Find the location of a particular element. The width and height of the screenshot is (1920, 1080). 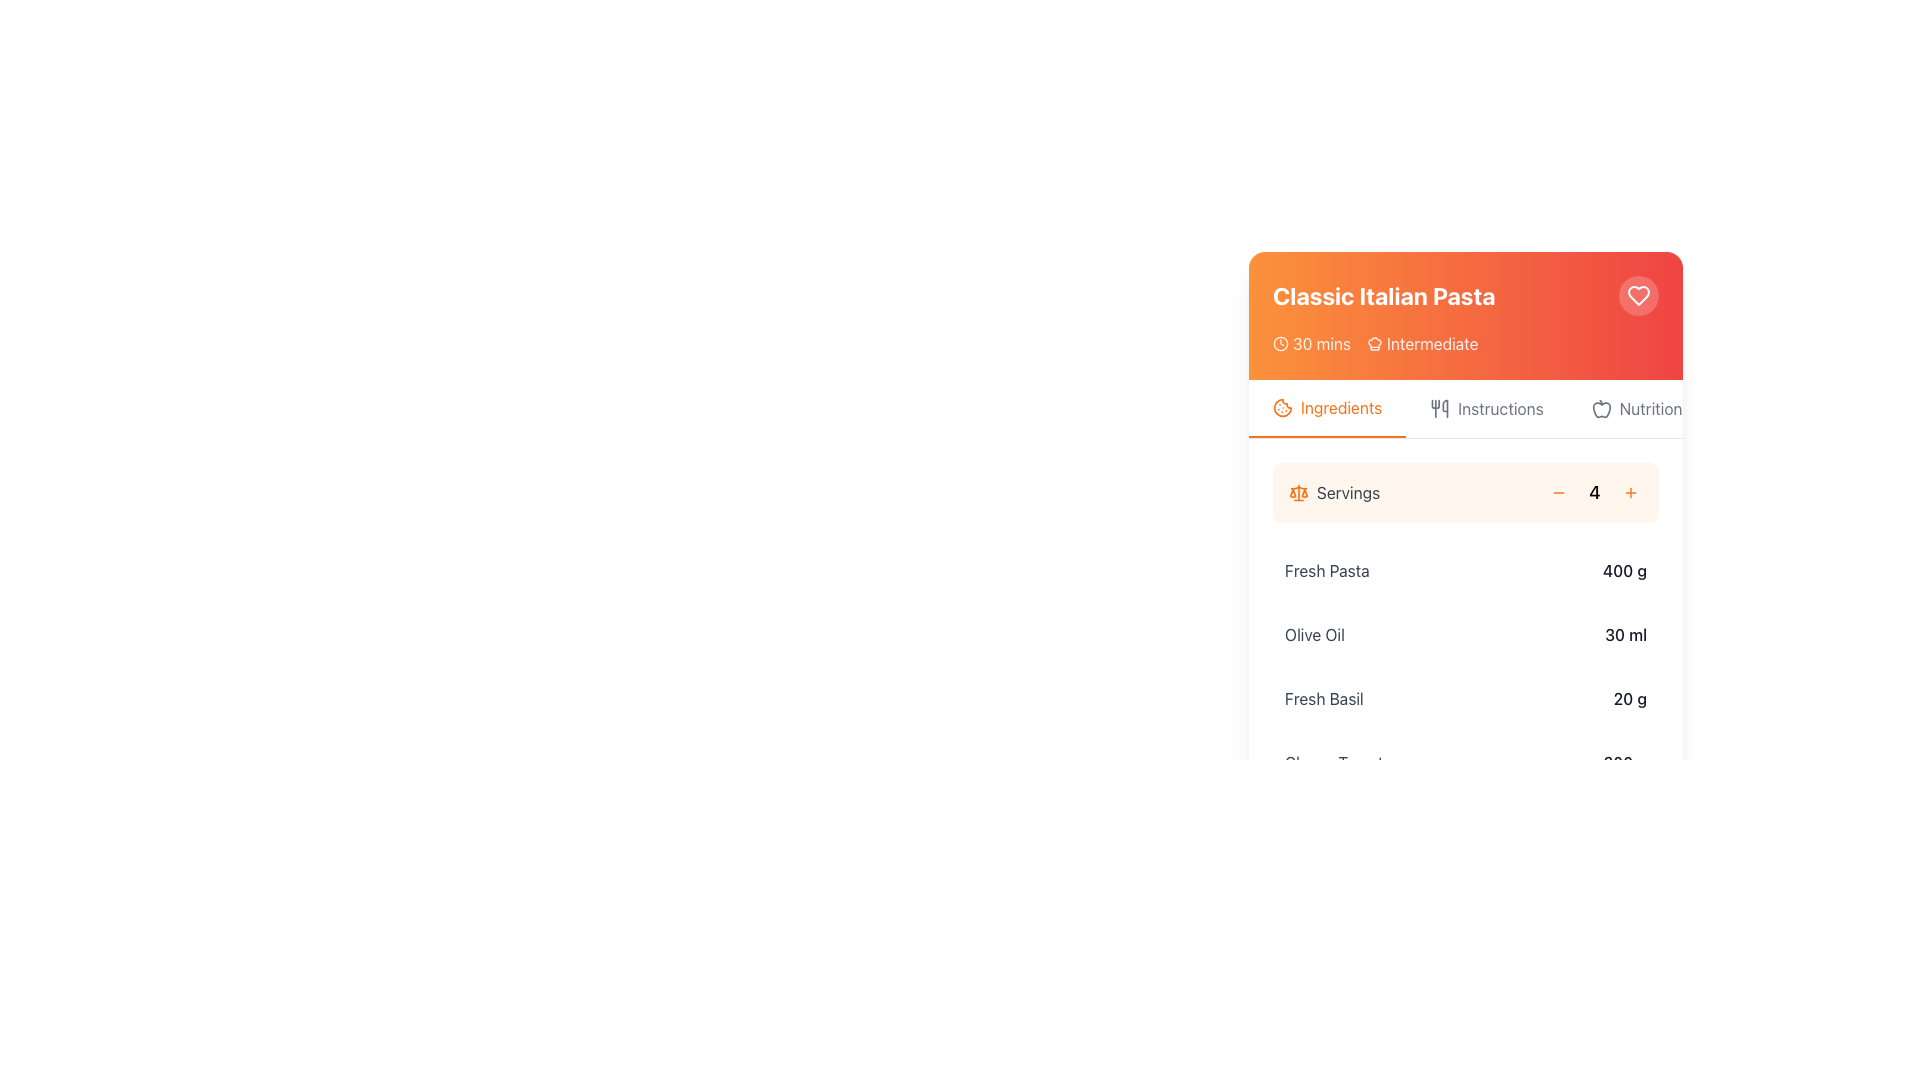

the cookie icon located to the left of the 'Ingredients' text in the 'Ingredients' tab, which is styled in orange is located at coordinates (1282, 407).